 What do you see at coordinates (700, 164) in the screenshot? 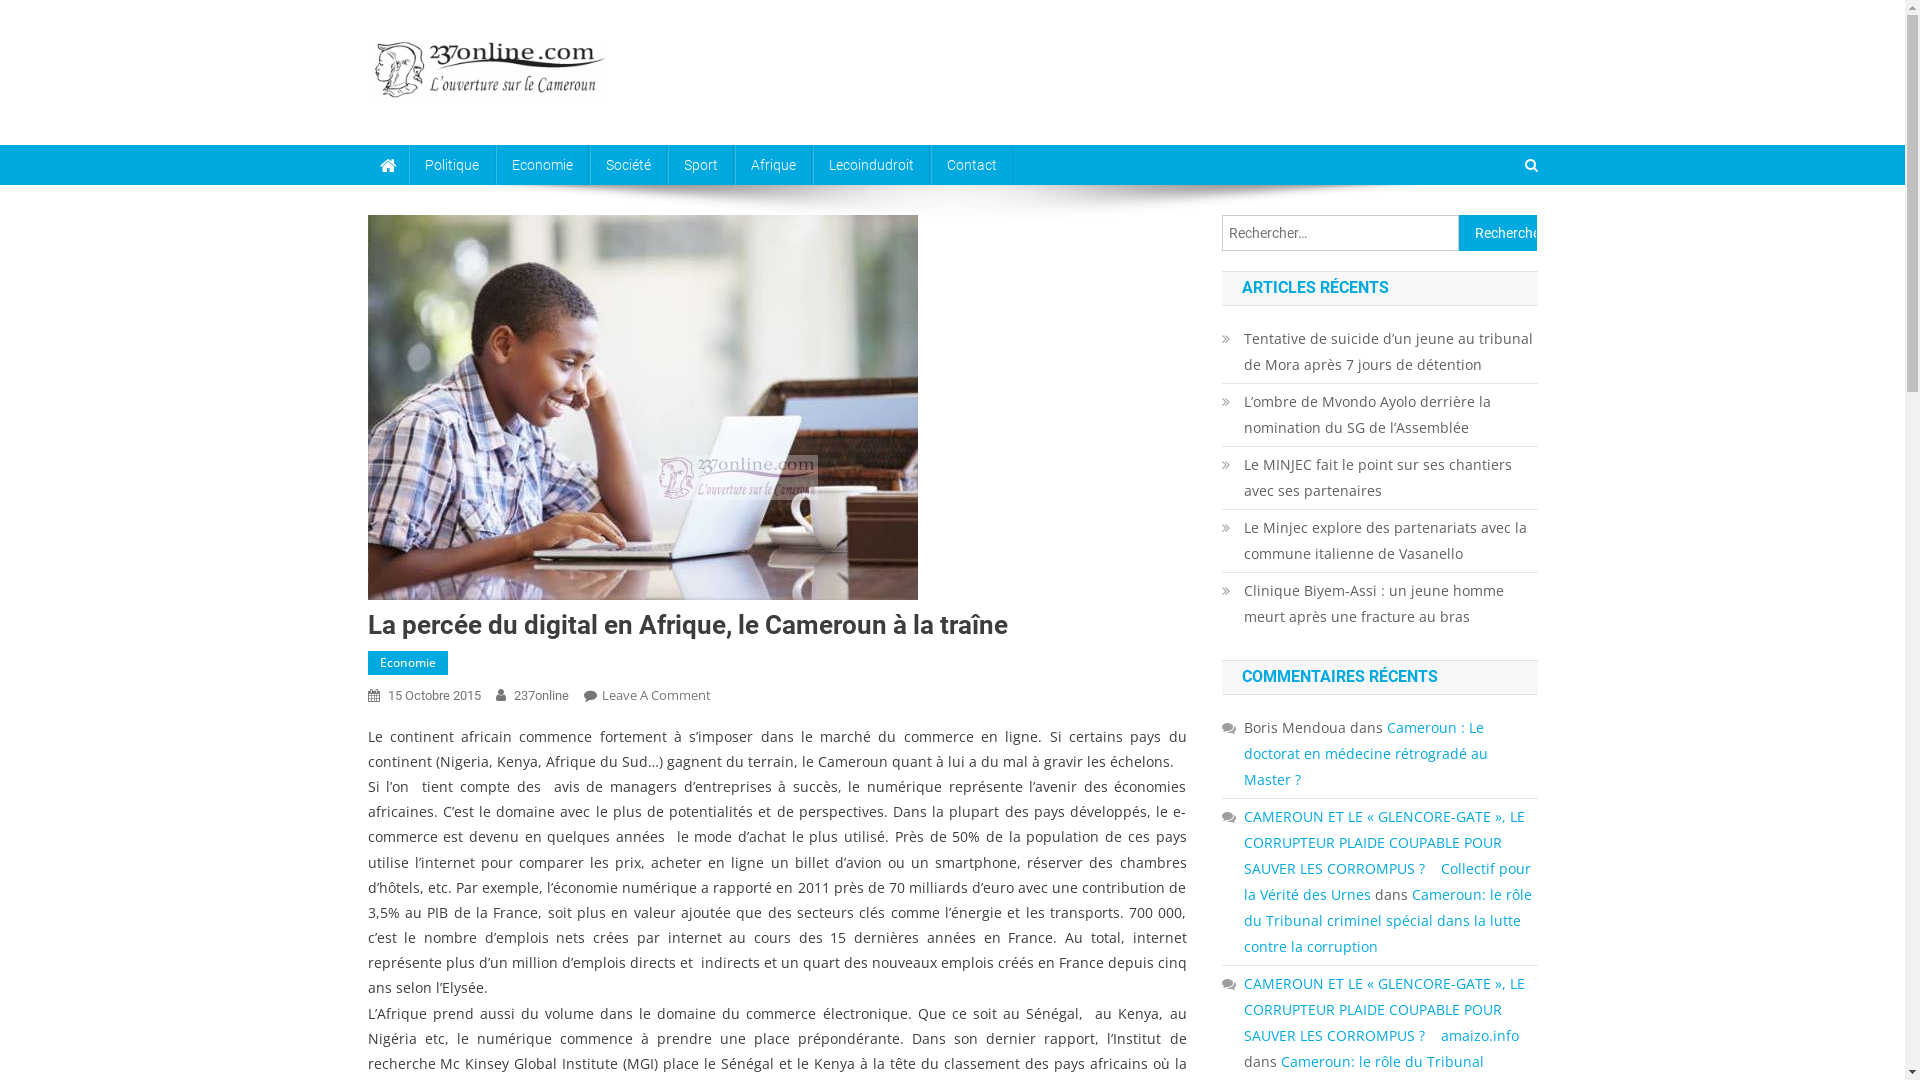
I see `'Sport'` at bounding box center [700, 164].